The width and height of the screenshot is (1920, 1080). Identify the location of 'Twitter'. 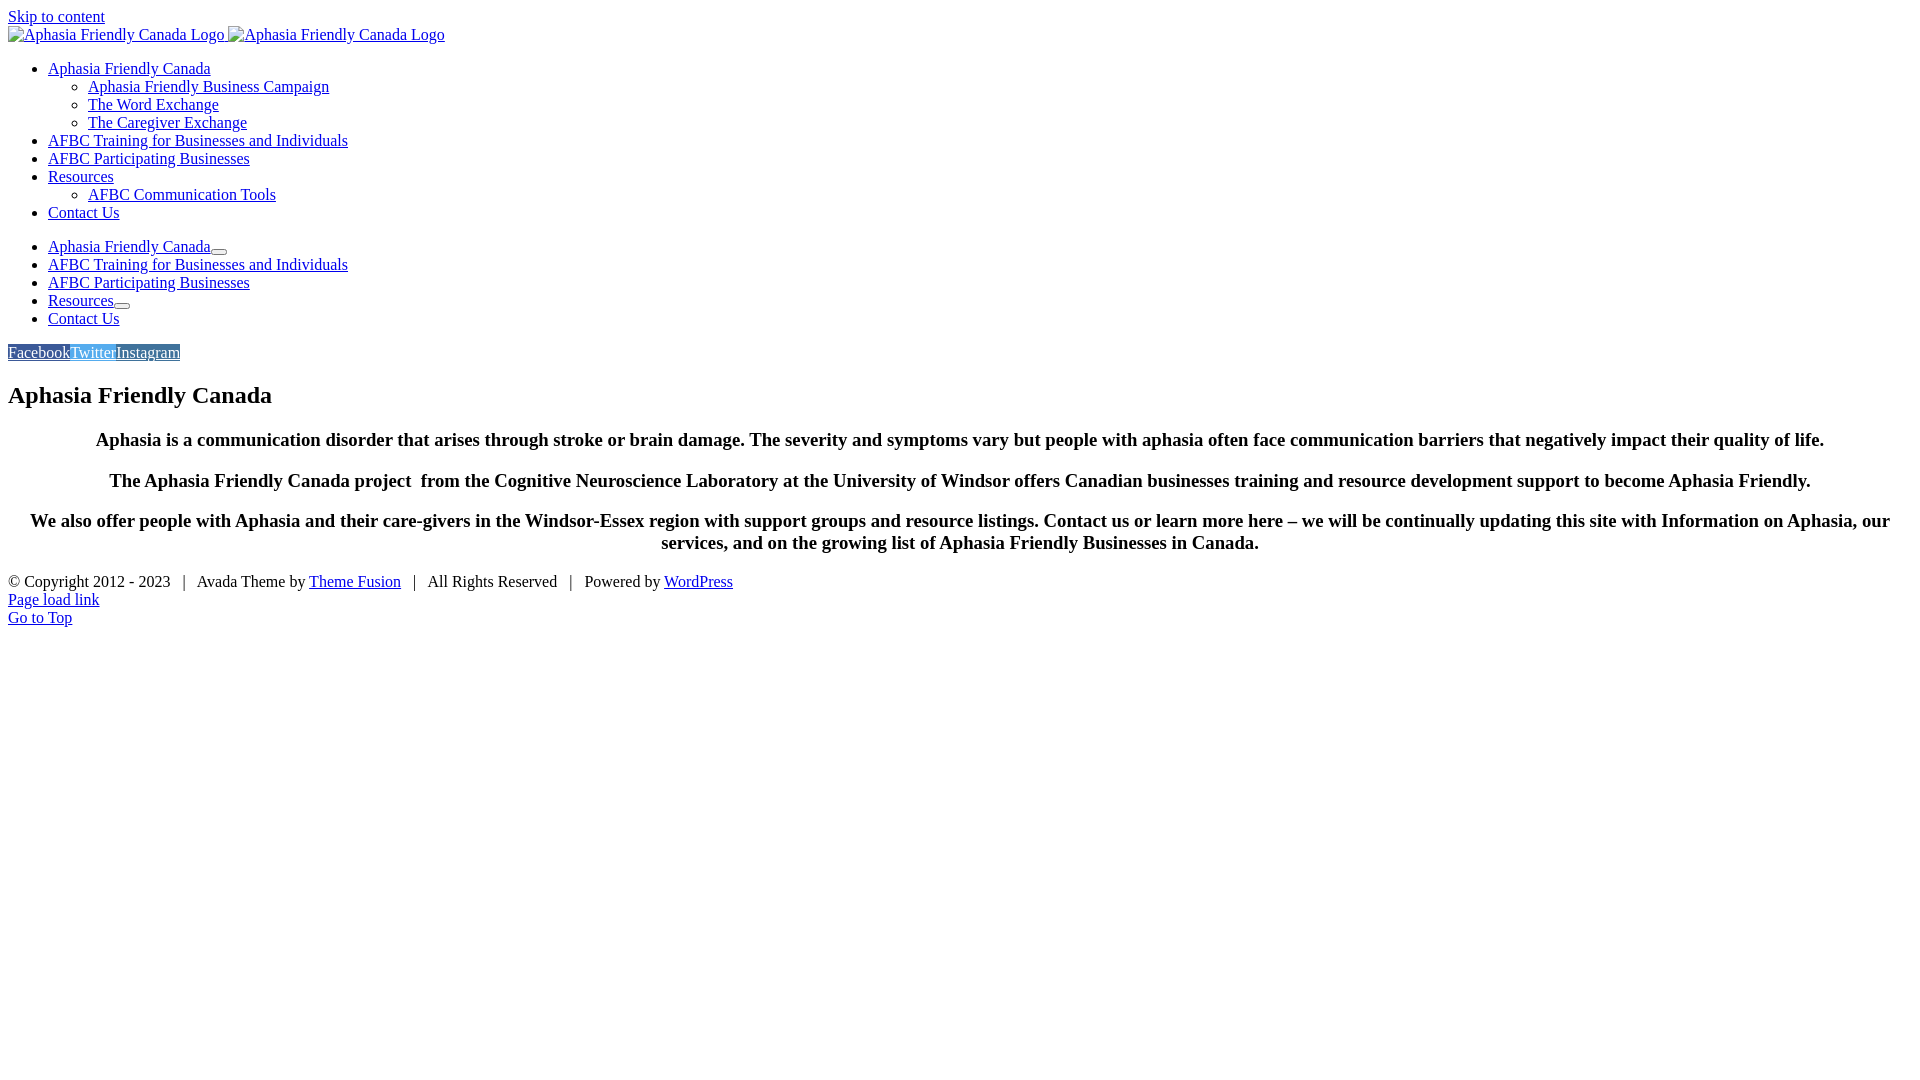
(91, 351).